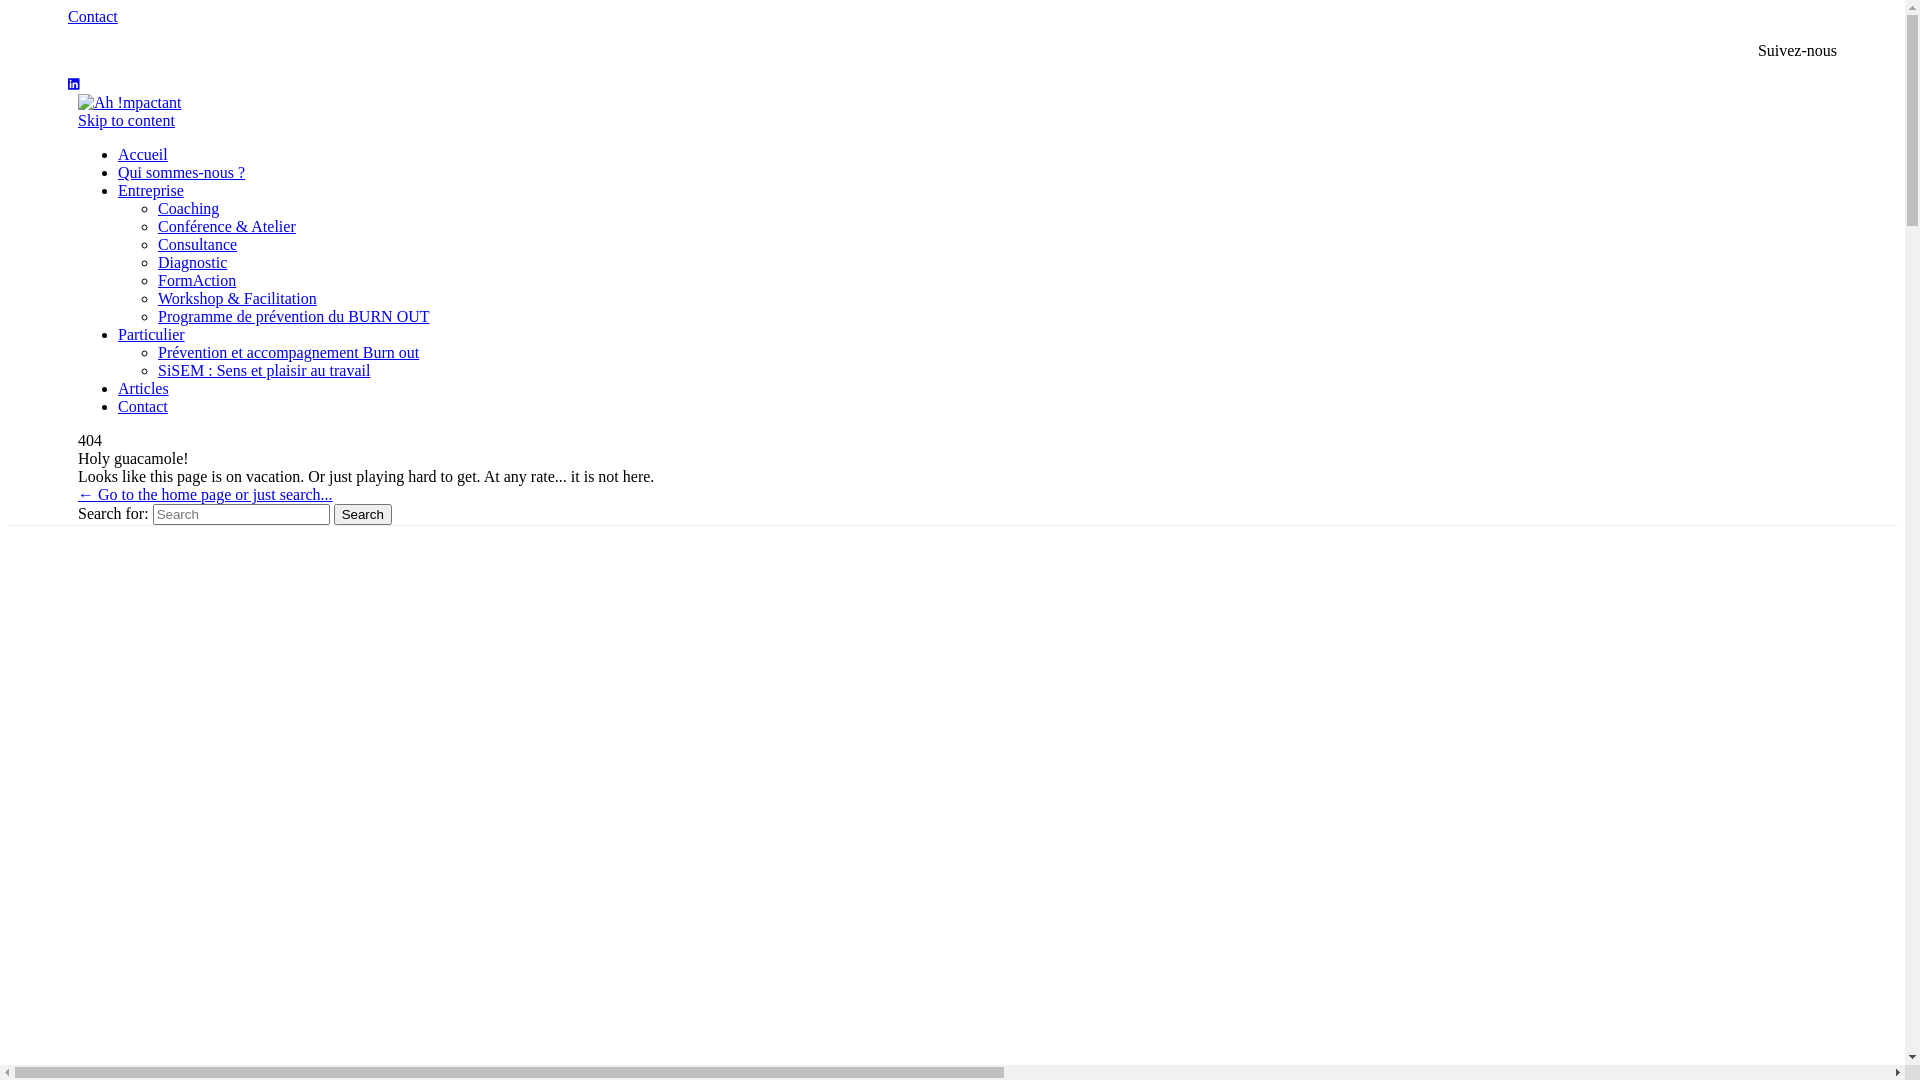  I want to click on 'SiSEM : Sens et plaisir au travail', so click(263, 370).